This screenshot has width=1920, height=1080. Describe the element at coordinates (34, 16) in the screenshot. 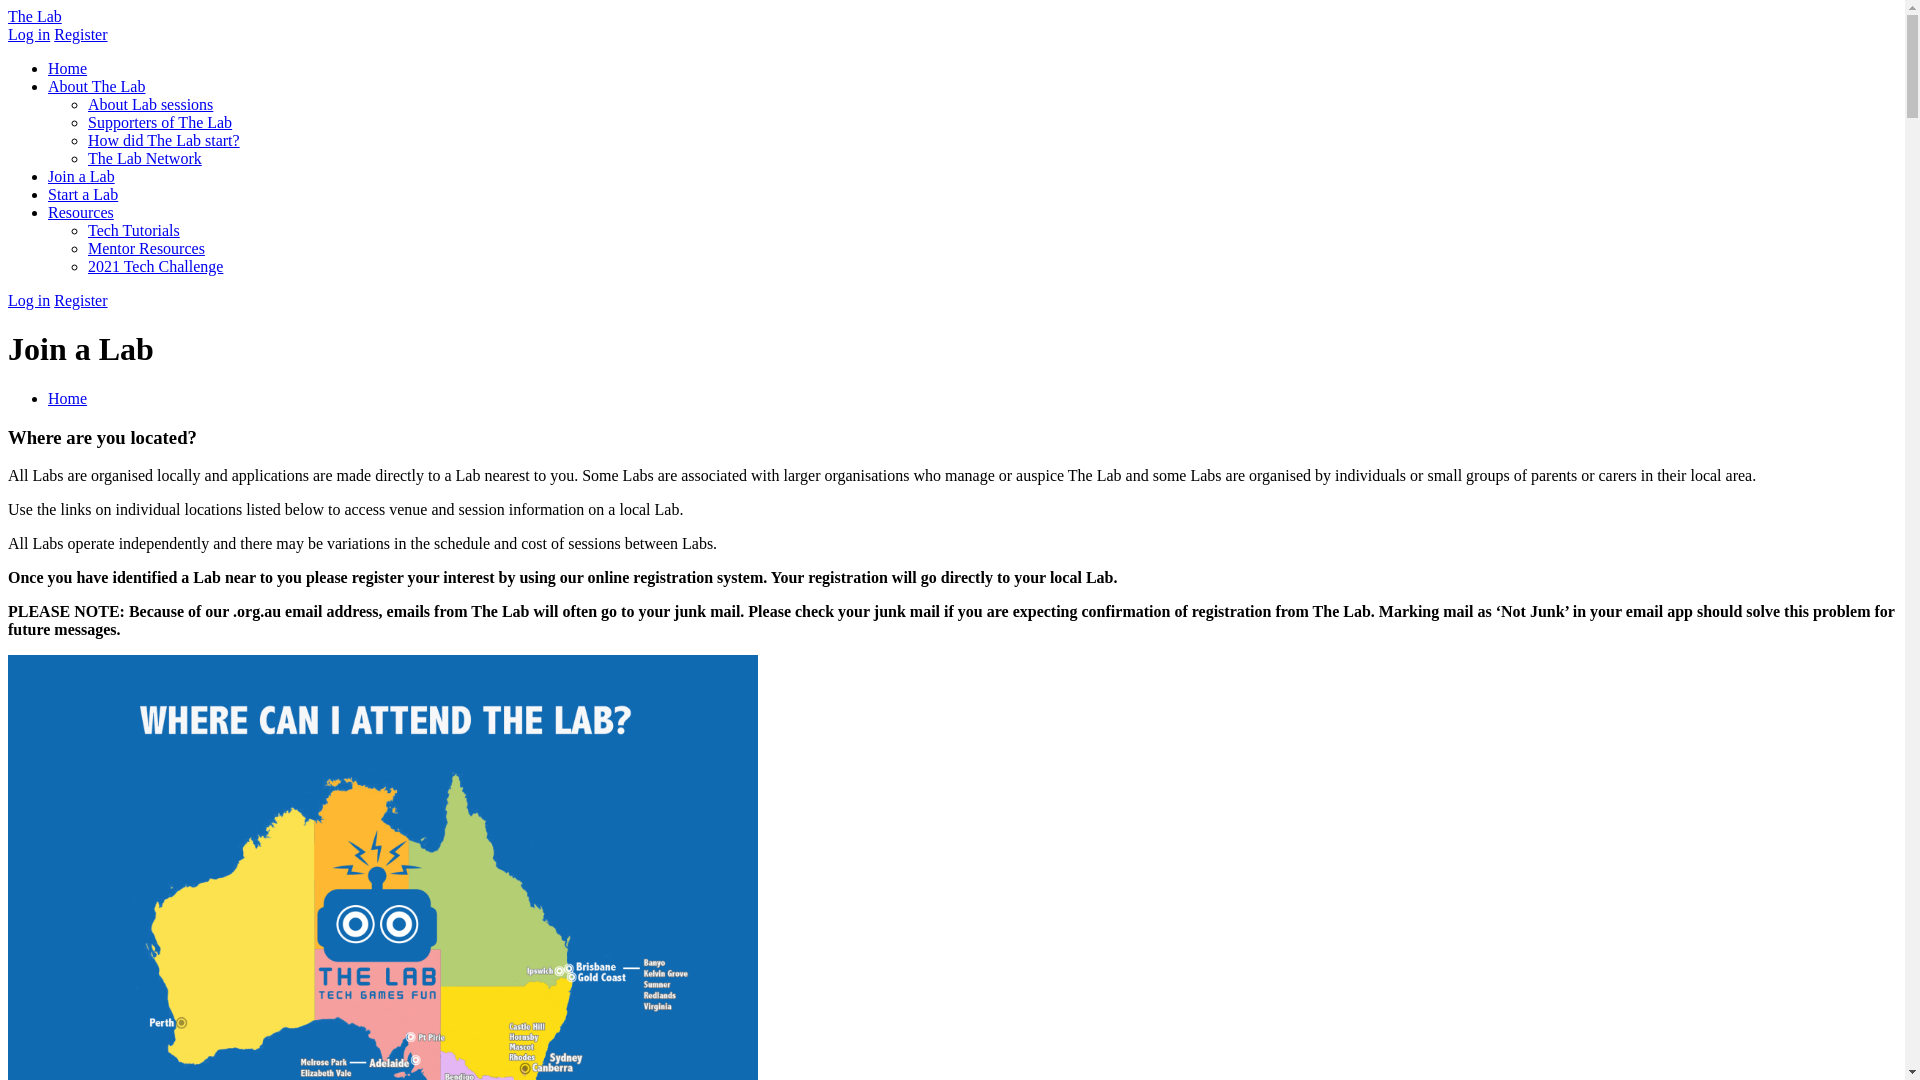

I see `'The Lab'` at that location.